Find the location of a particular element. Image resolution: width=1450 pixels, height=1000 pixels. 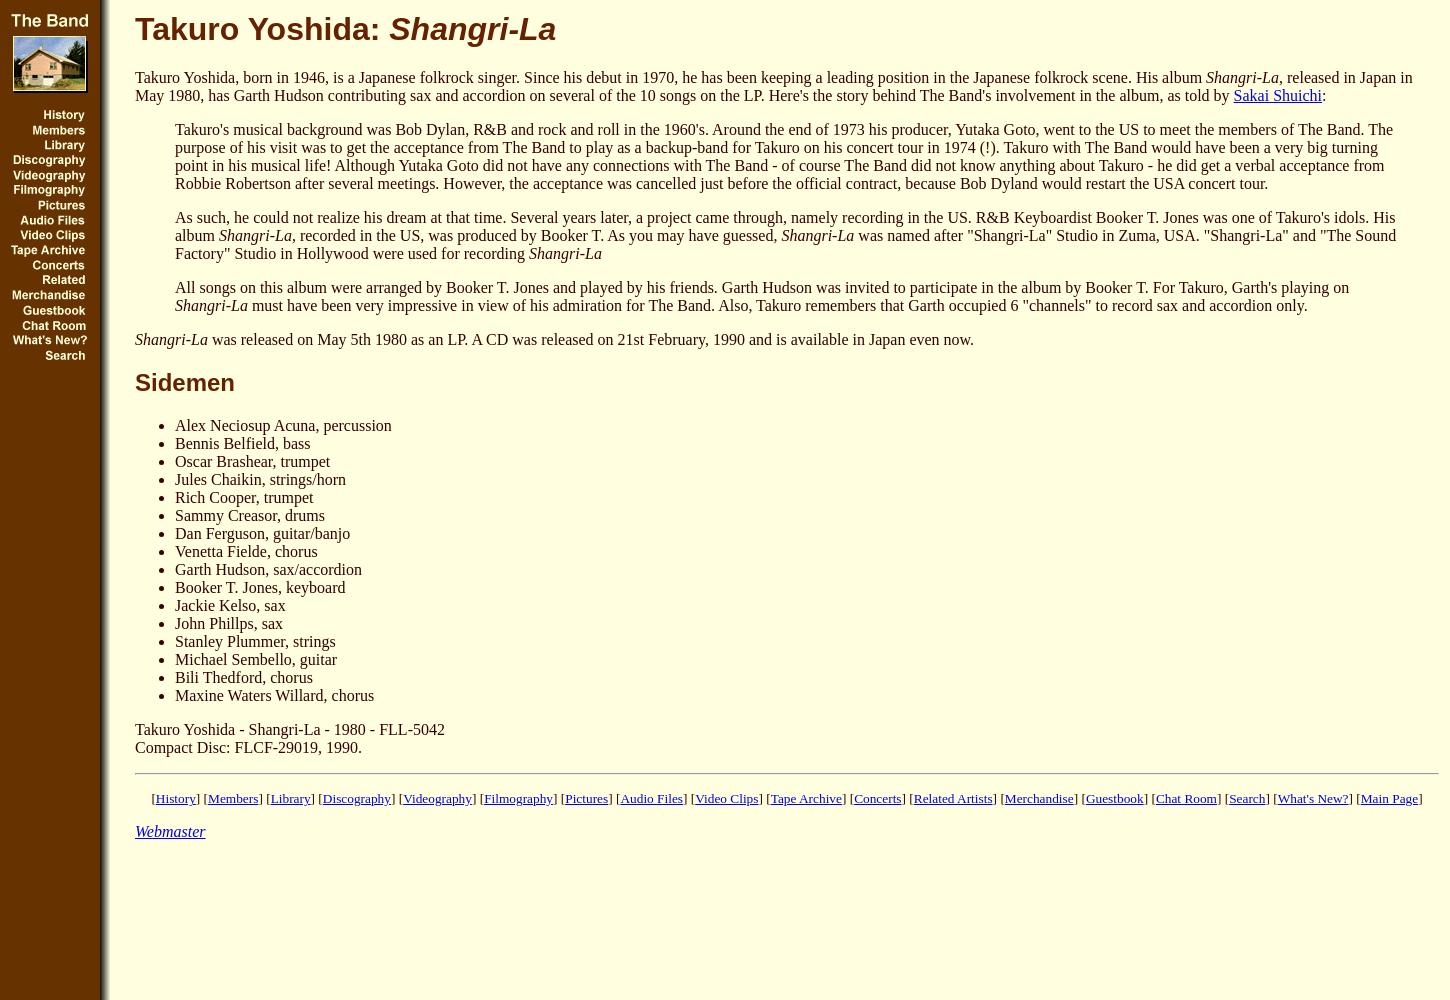

', released in Japan in May 1980, has Garth Hudson contributing
sax and accordion on several of the 10 songs on the LP. Here's the story behind
The Band's involvement in the album, as told  by' is located at coordinates (133, 85).